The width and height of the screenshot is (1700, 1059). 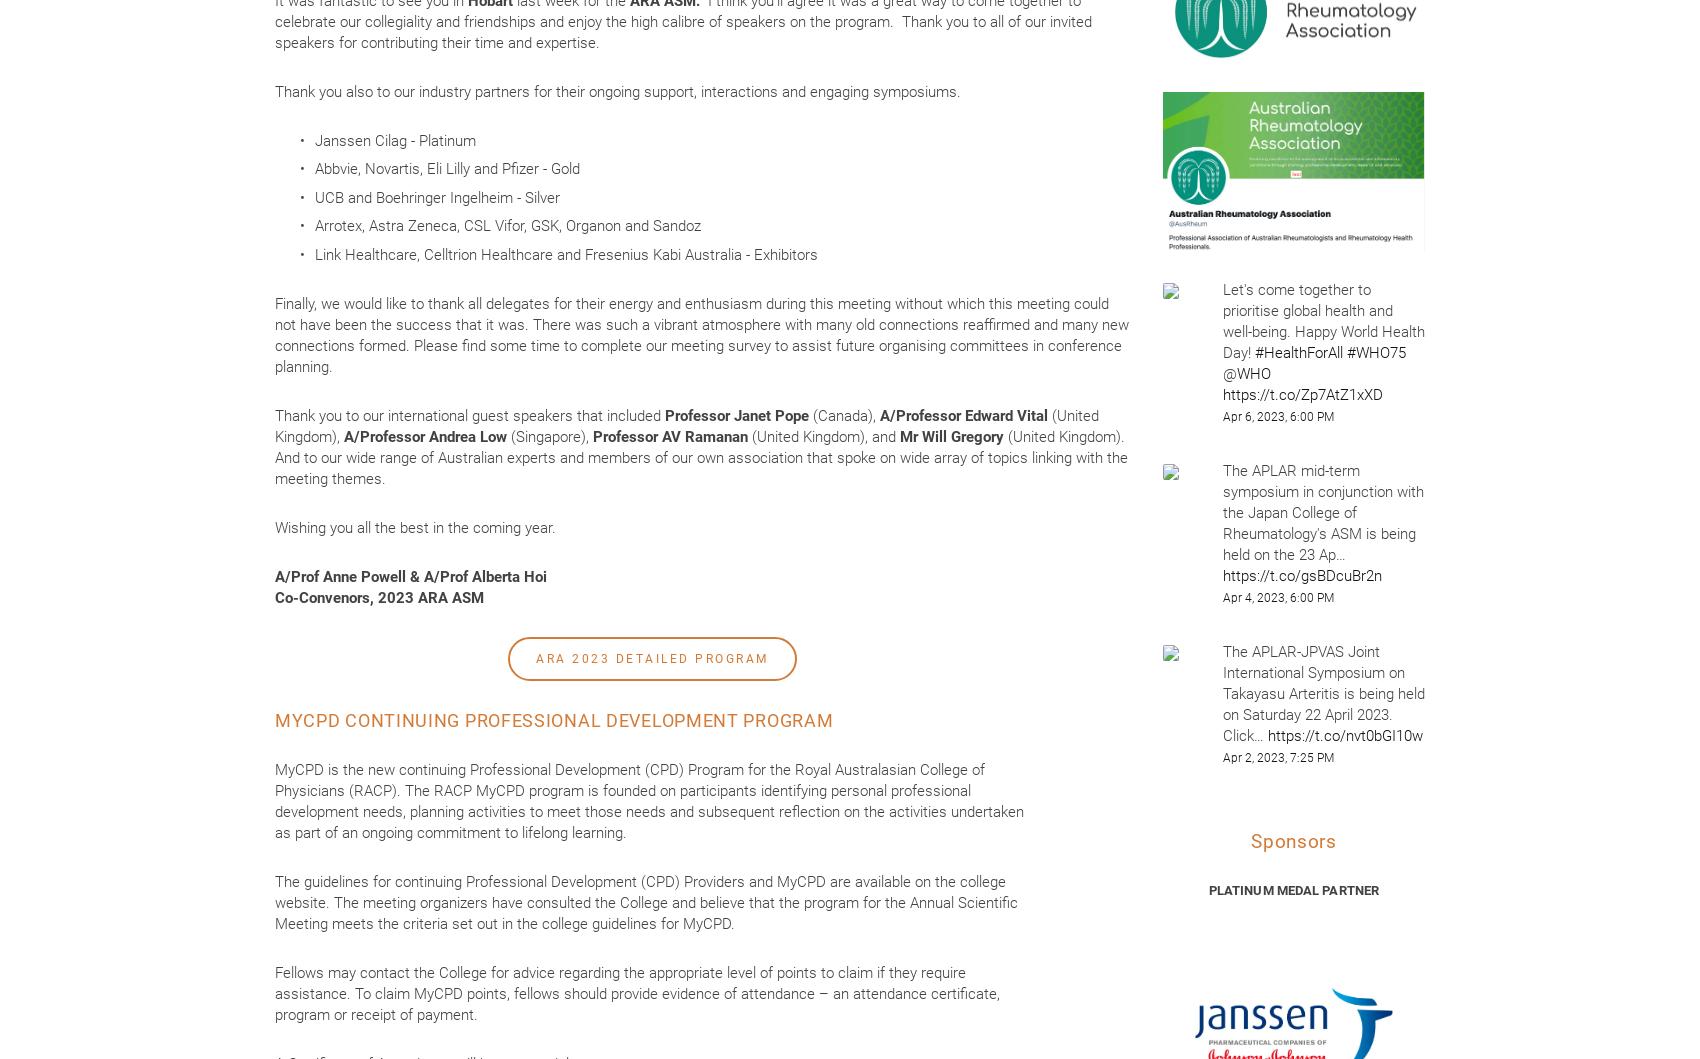 What do you see at coordinates (396, 138) in the screenshot?
I see `'Janssen Cilag - Platinum'` at bounding box center [396, 138].